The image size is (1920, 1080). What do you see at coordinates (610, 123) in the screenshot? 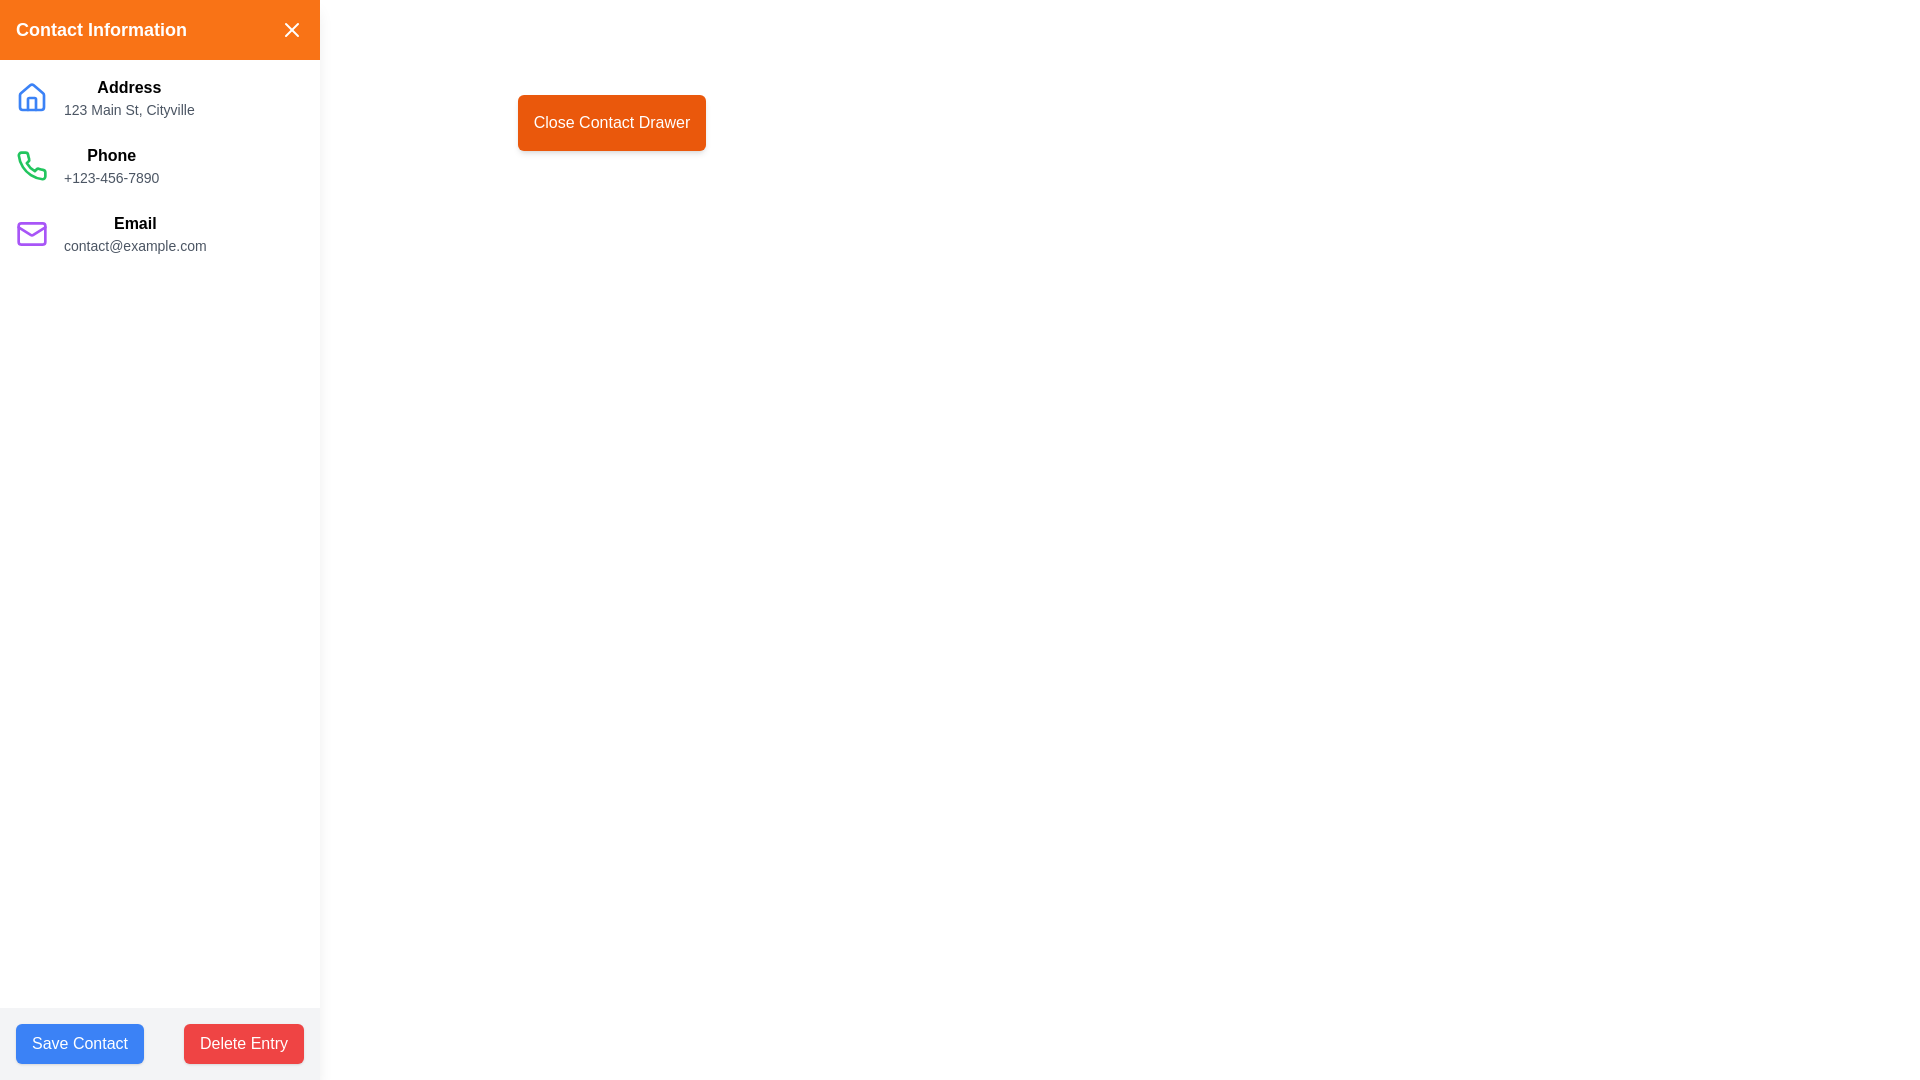
I see `the 'Close Contact Drawer' button, which is an orange button with white text located at the top center of the display, below the 'Contact Information' header` at bounding box center [610, 123].